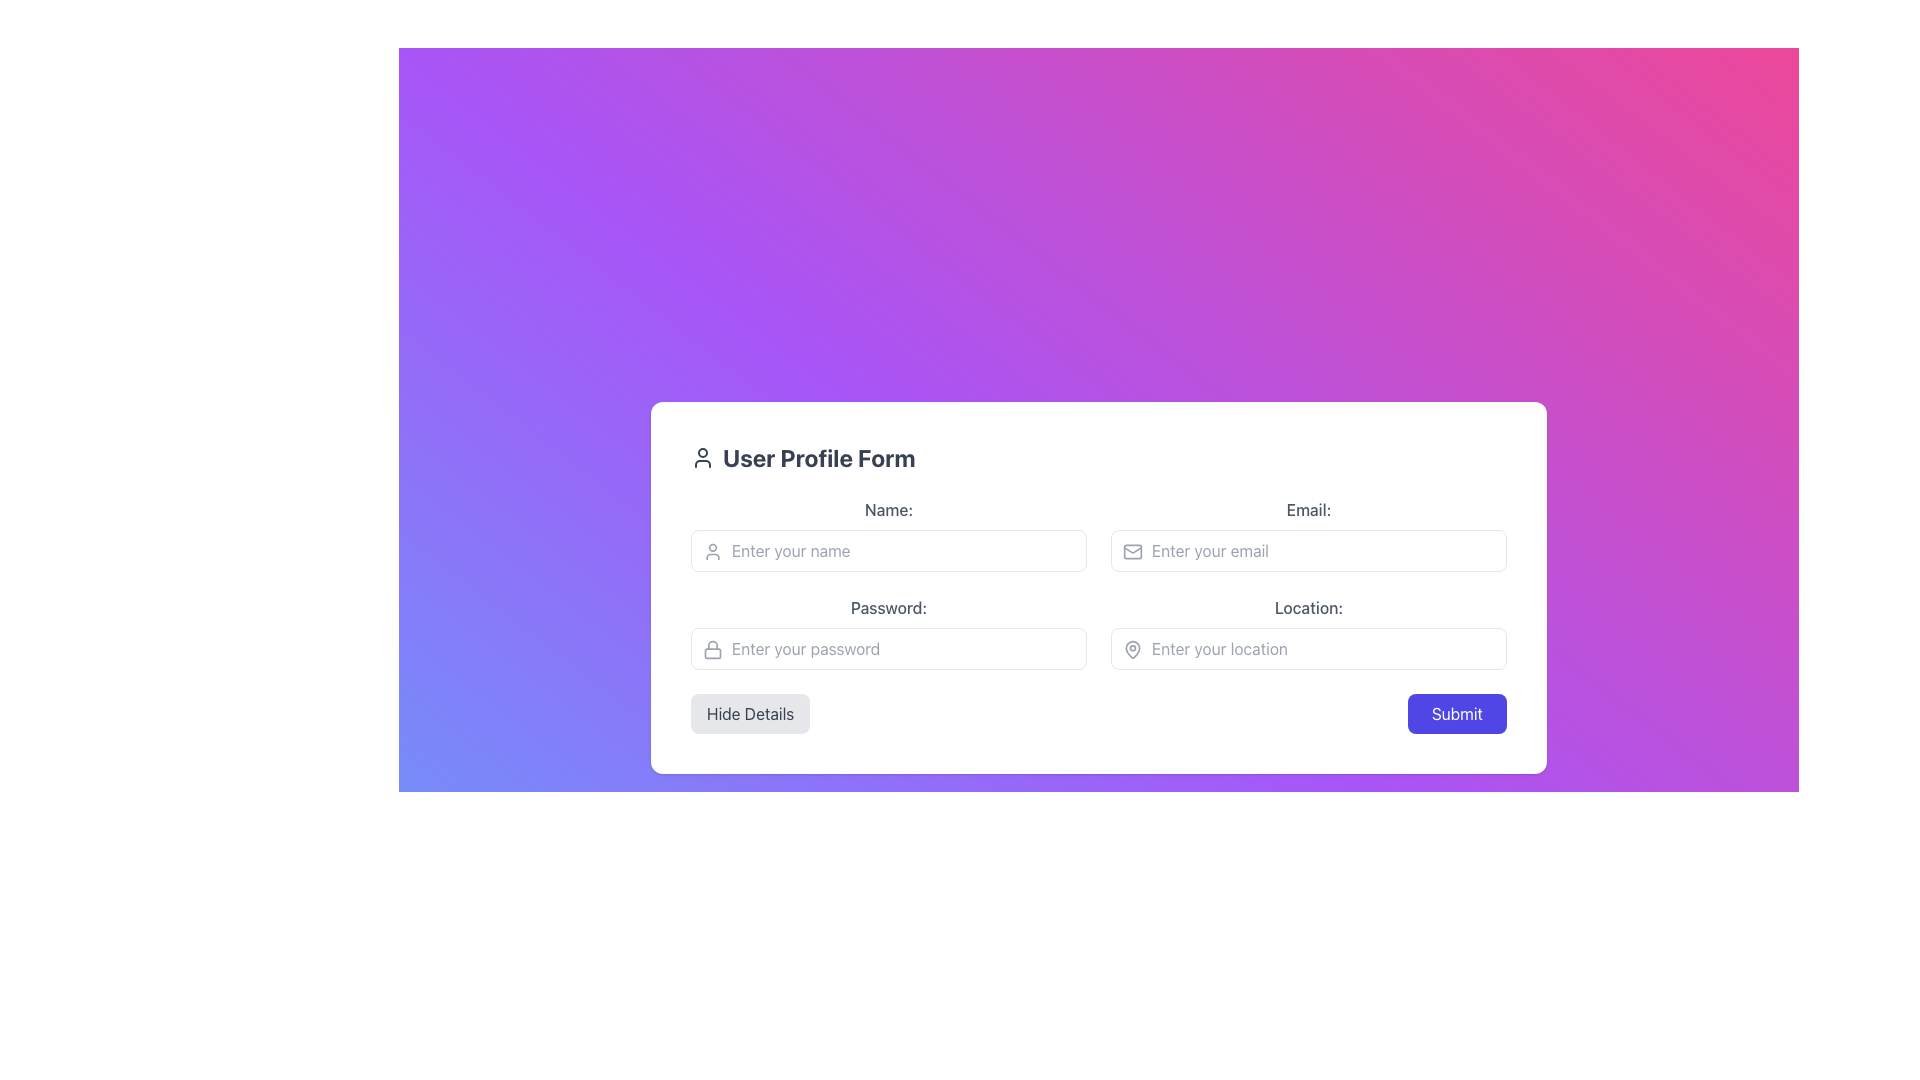 The height and width of the screenshot is (1080, 1920). What do you see at coordinates (1132, 551) in the screenshot?
I see `the mail icon, which is a gray geometric outline of an envelope located to the left within the email input field` at bounding box center [1132, 551].